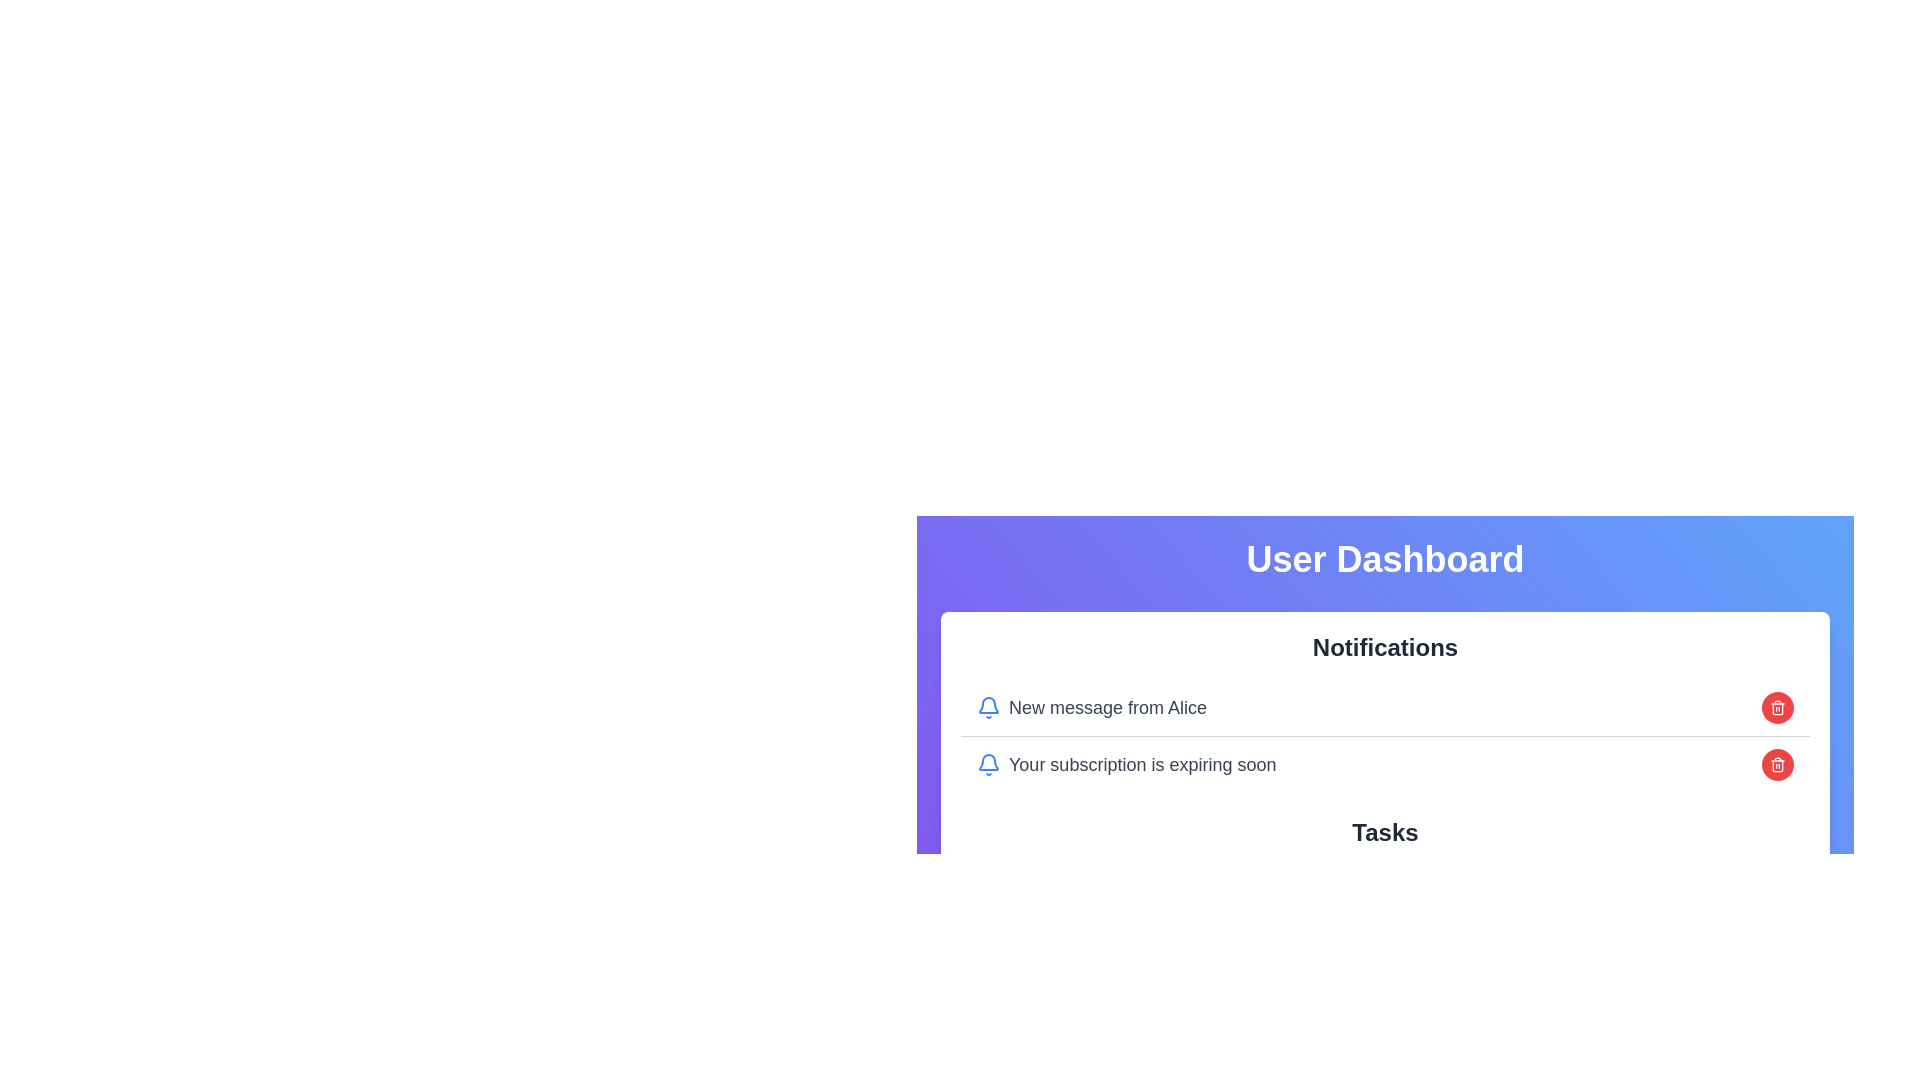  What do you see at coordinates (988, 707) in the screenshot?
I see `the bell icon representing a notification alert for a new message from Alice, located in the upper-left corner of the notification entry` at bounding box center [988, 707].